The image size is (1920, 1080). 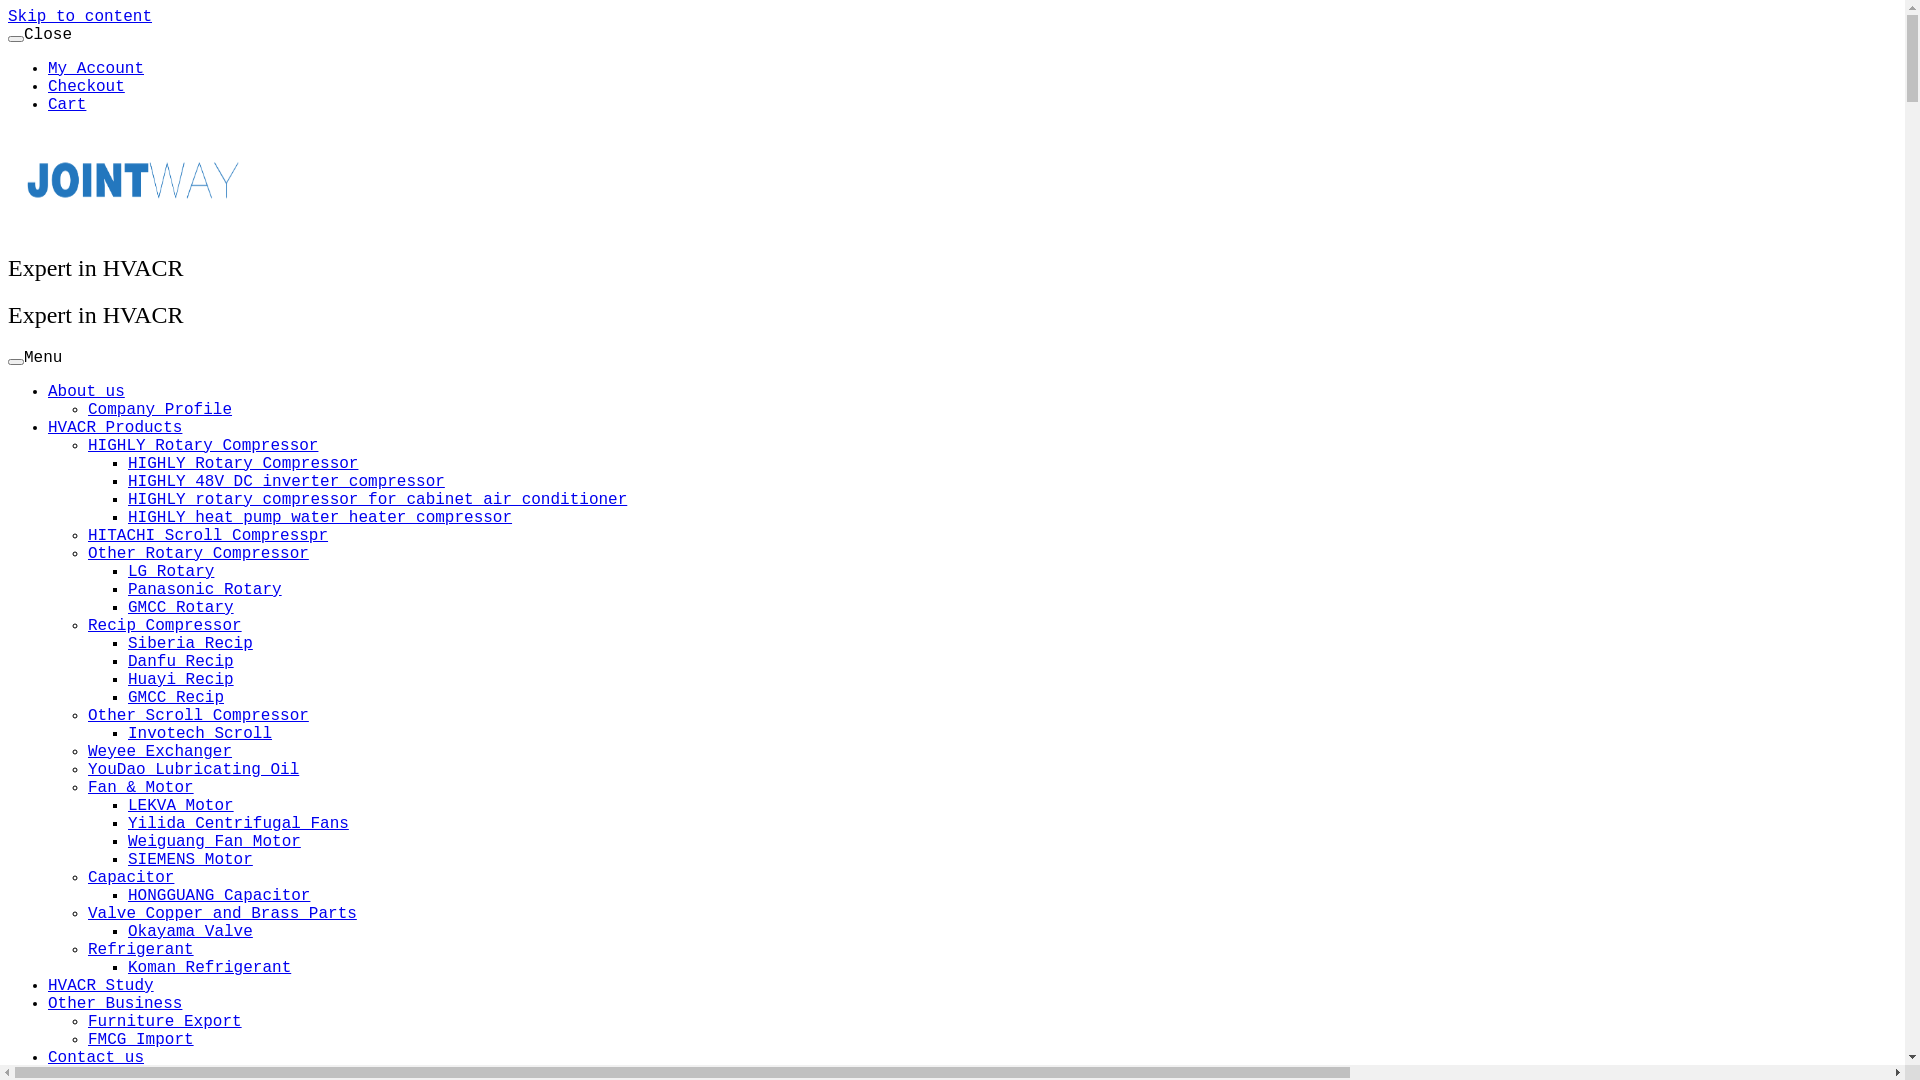 What do you see at coordinates (139, 786) in the screenshot?
I see `'Fan & Motor'` at bounding box center [139, 786].